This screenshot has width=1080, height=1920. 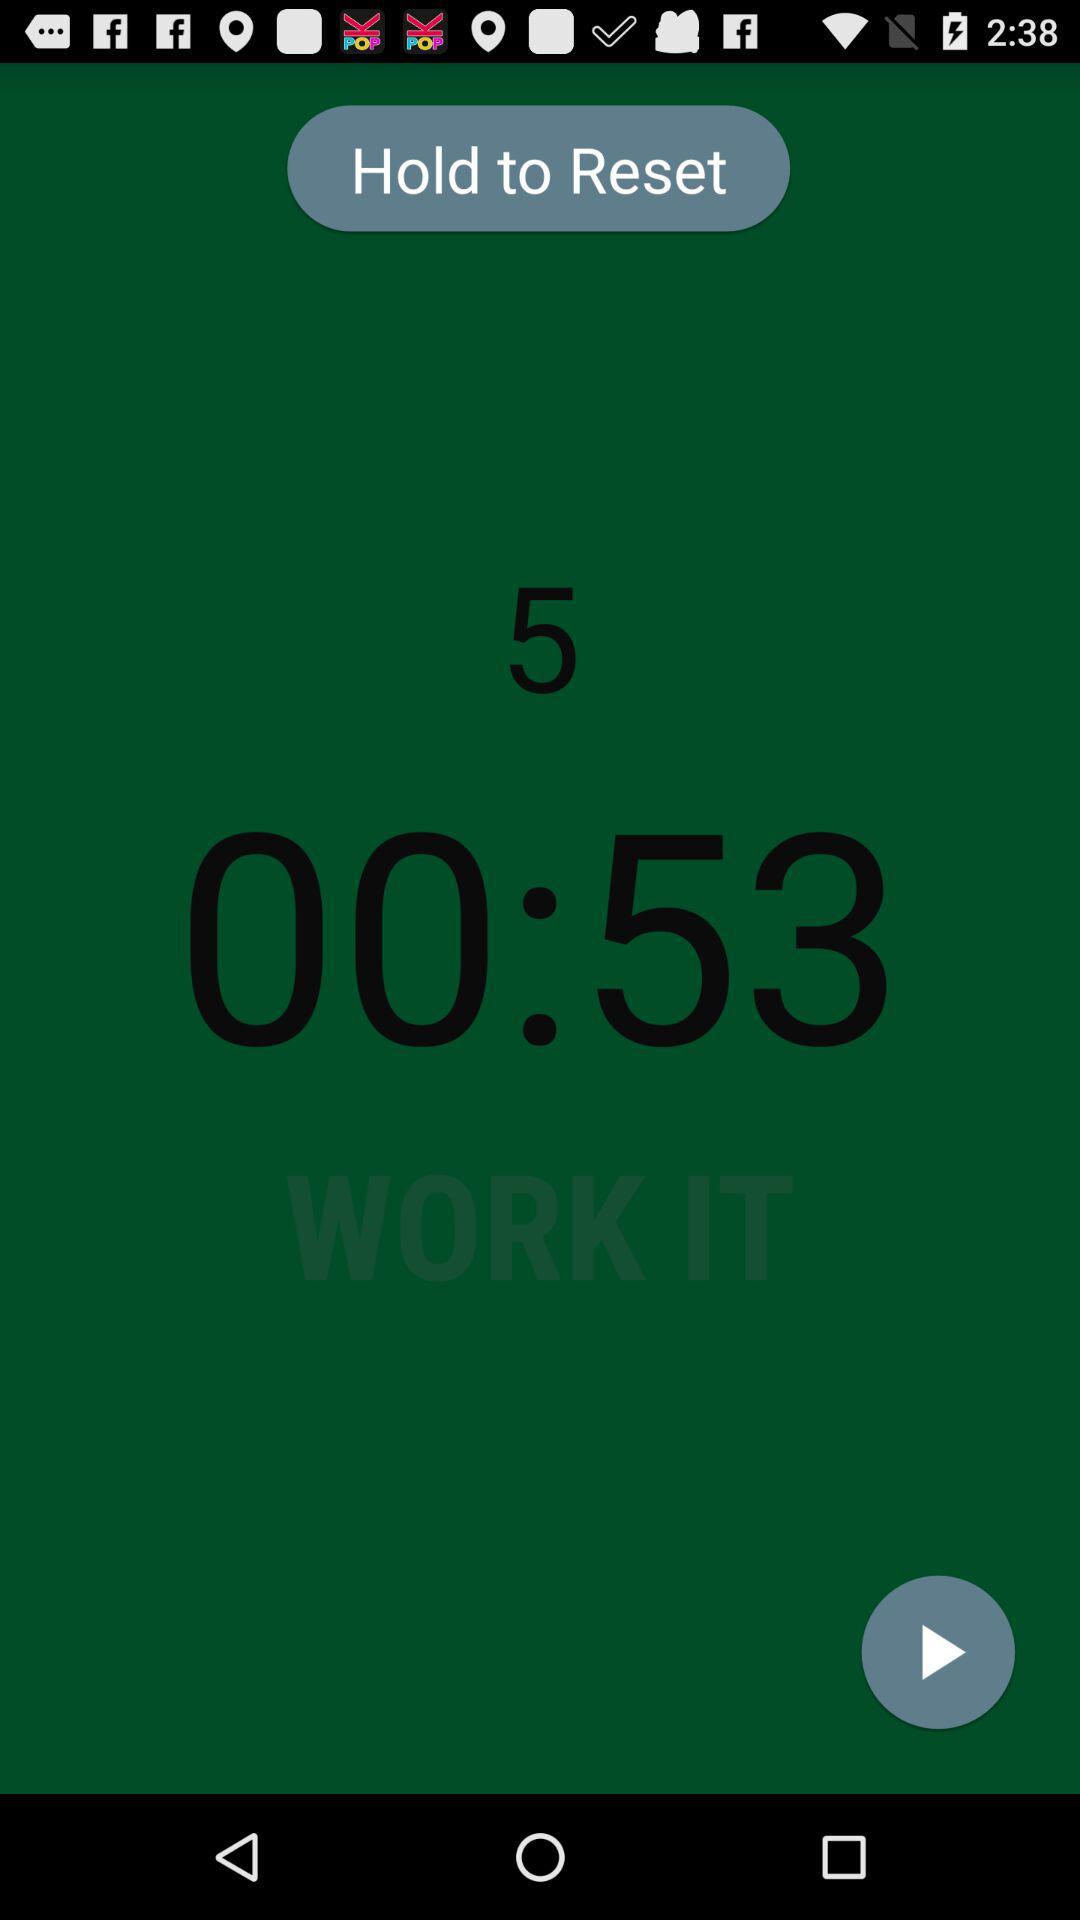 What do you see at coordinates (938, 1652) in the screenshot?
I see `icon below the 00:53 item` at bounding box center [938, 1652].